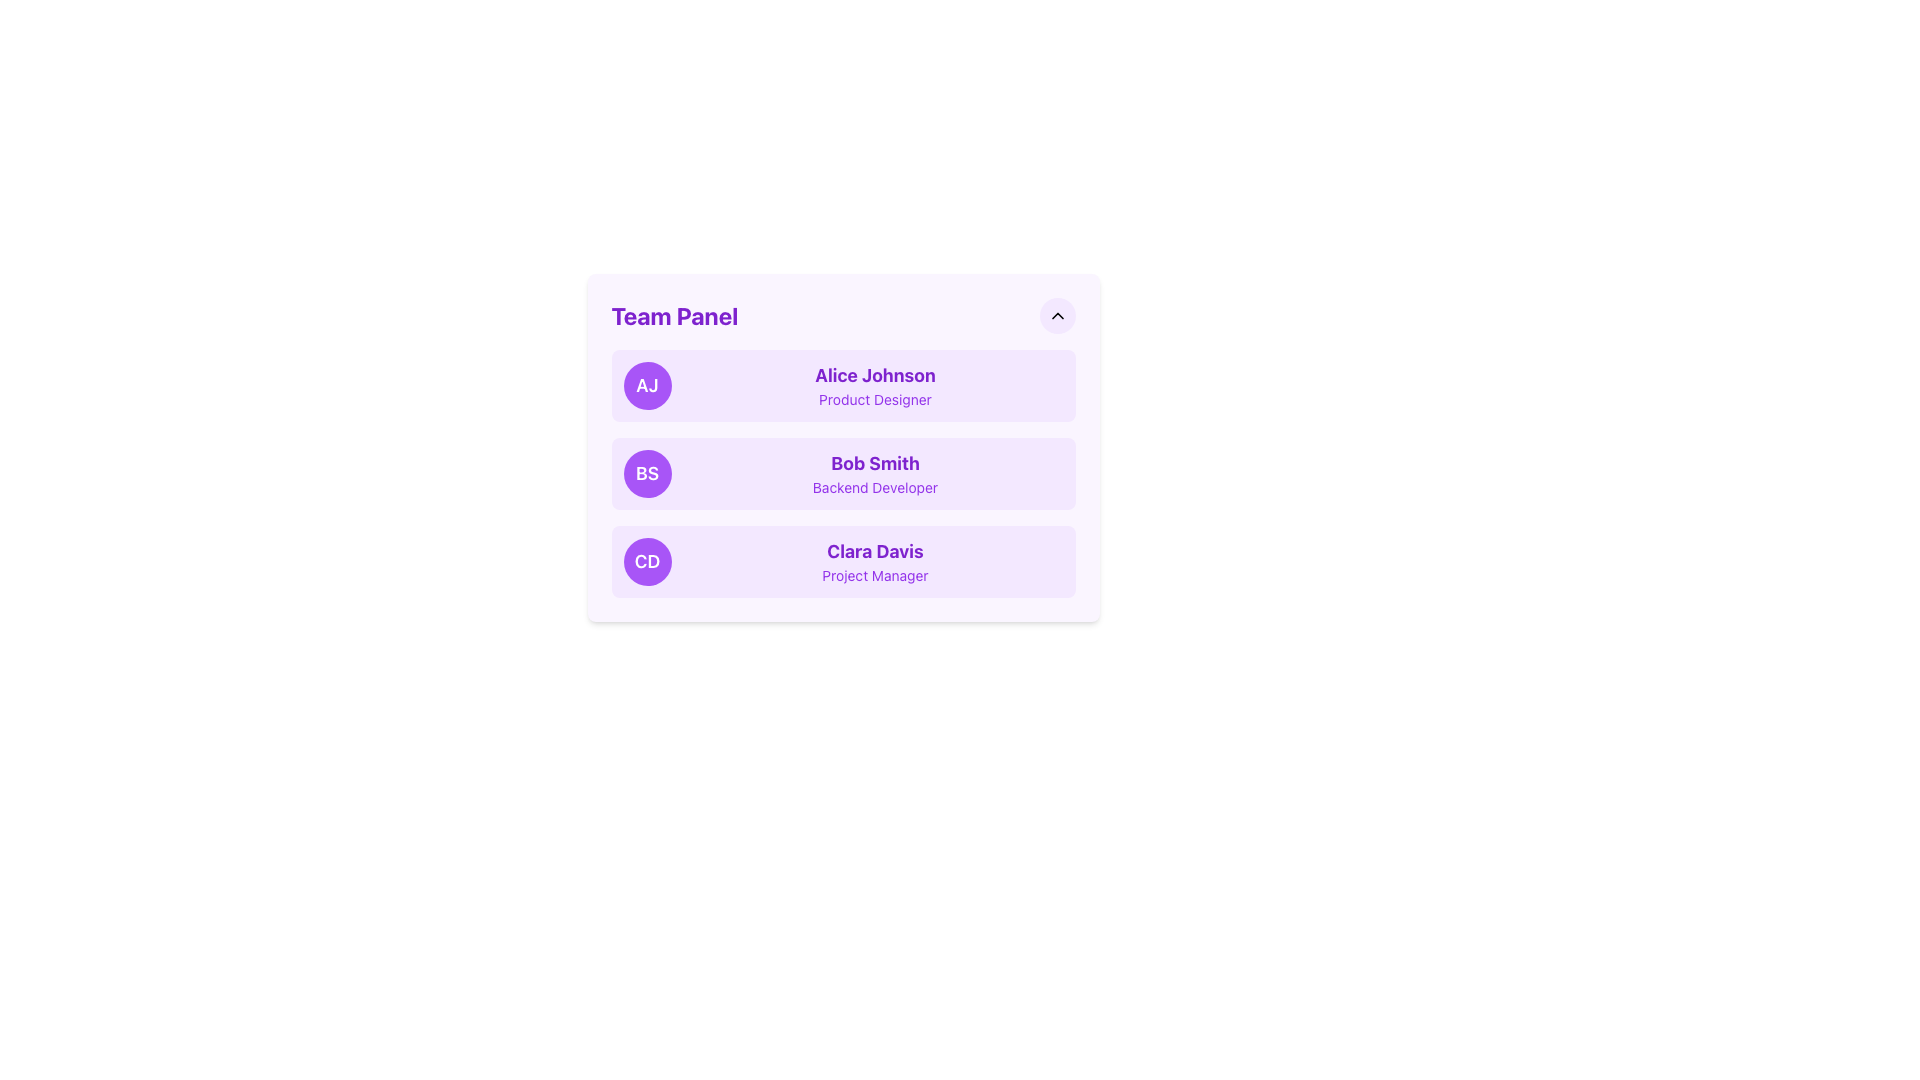 The height and width of the screenshot is (1080, 1920). What do you see at coordinates (647, 385) in the screenshot?
I see `the purple Avatar Icon with 'AJ' text in the center` at bounding box center [647, 385].